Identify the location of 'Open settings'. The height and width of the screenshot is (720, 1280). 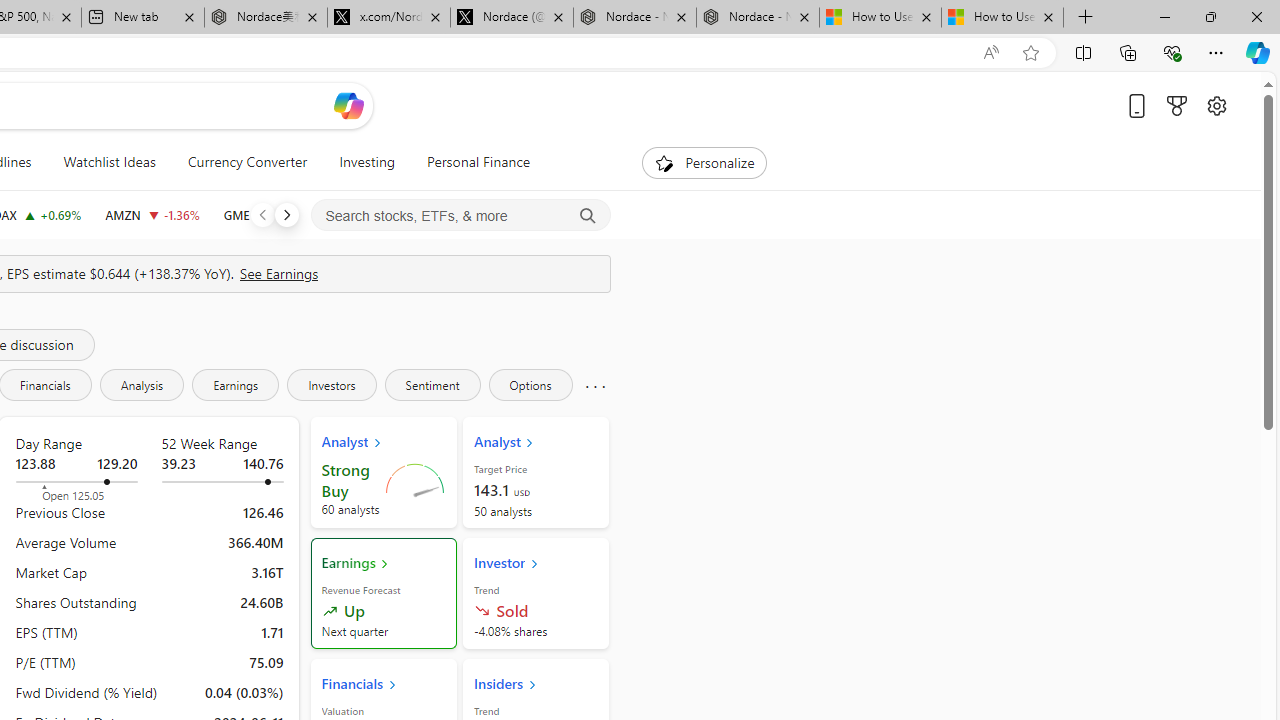
(1215, 105).